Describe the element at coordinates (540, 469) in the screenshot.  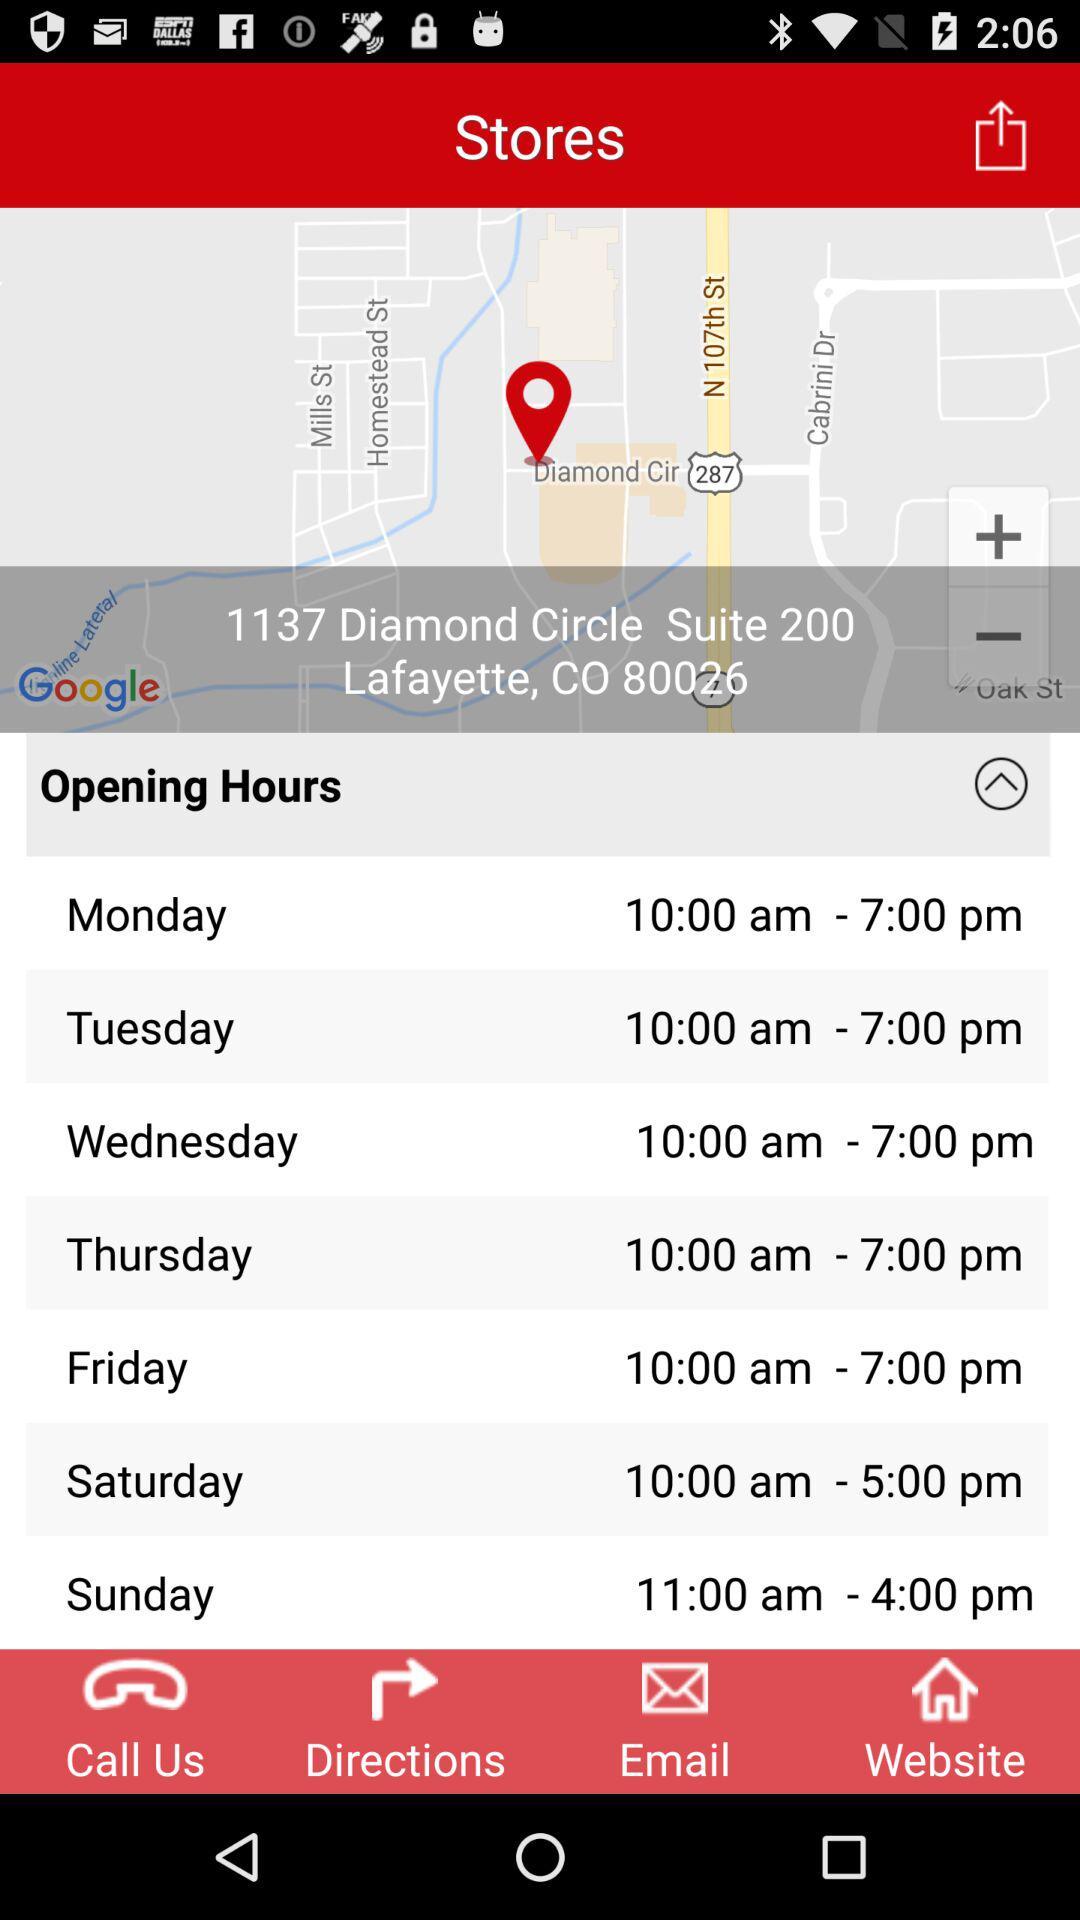
I see `app below stores` at that location.